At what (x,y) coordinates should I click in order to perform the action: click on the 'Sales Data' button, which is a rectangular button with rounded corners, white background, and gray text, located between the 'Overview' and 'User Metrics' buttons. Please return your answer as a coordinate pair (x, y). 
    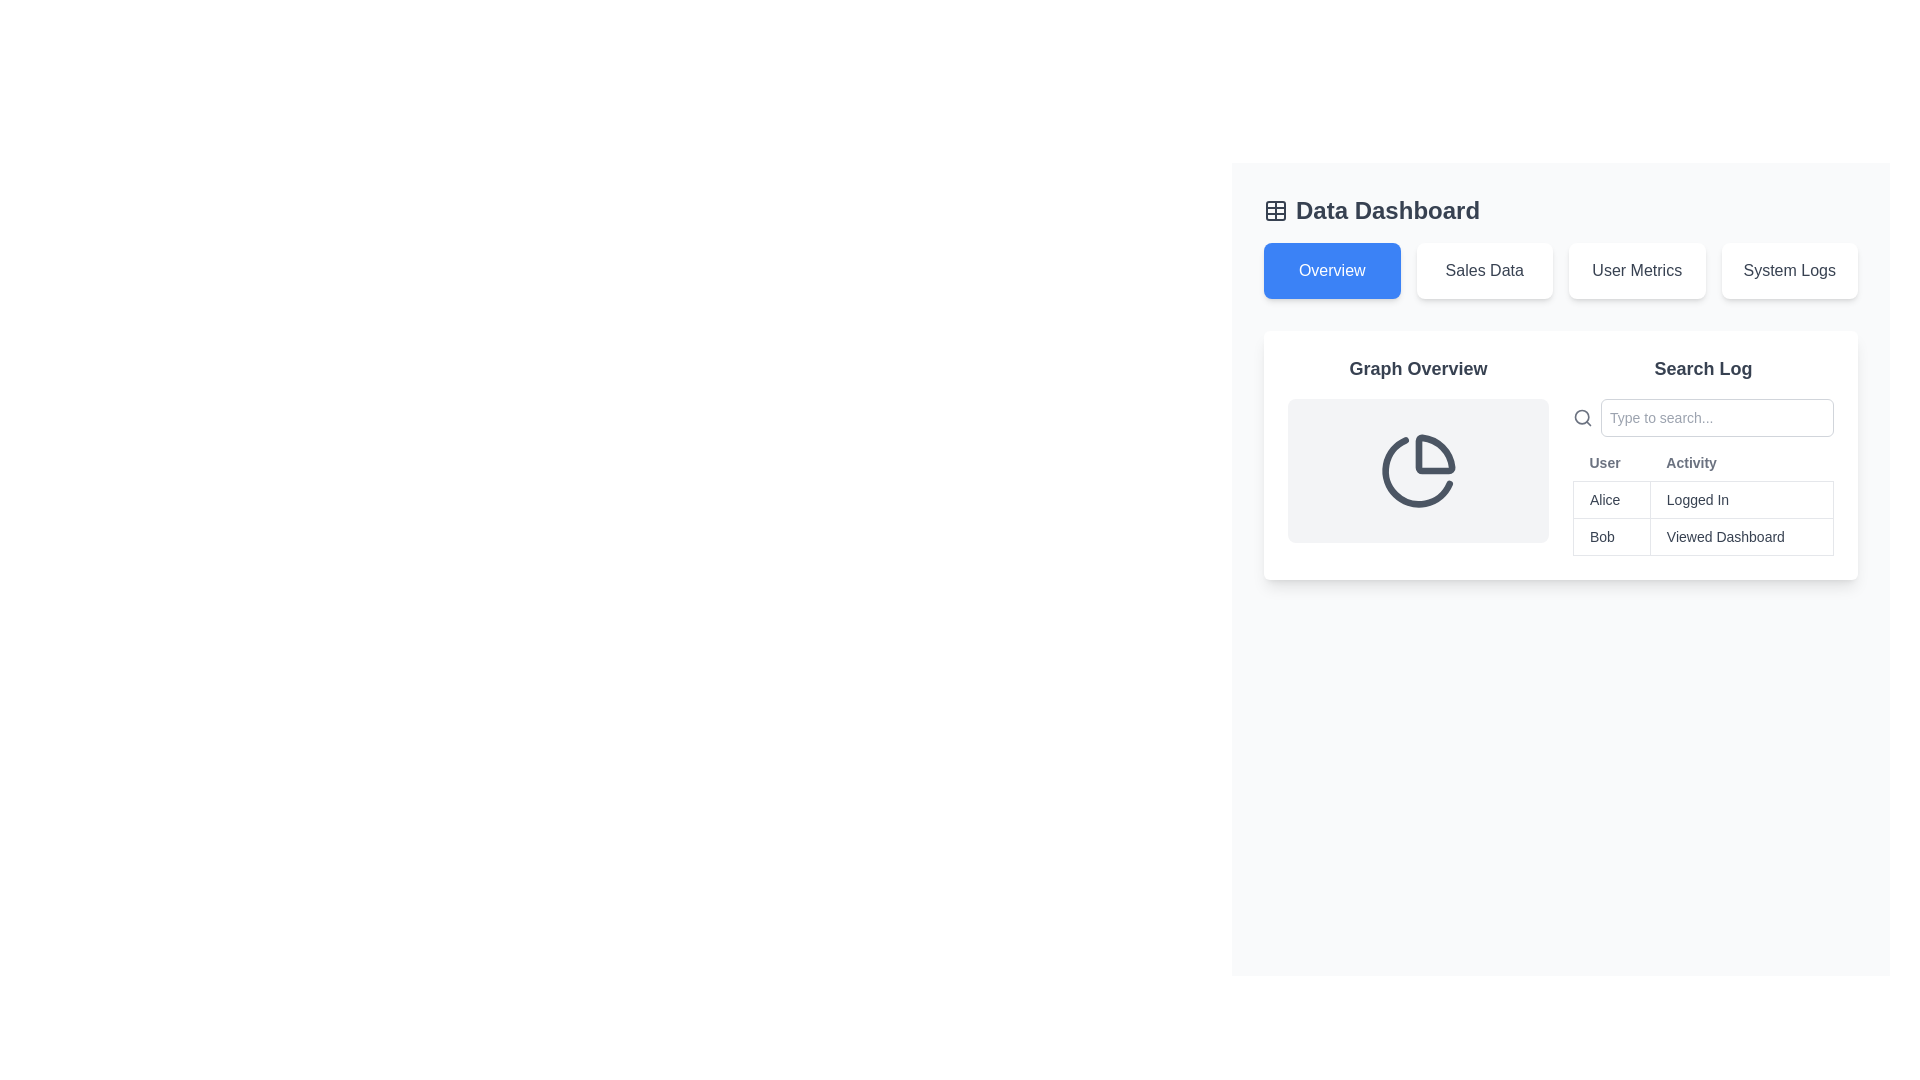
    Looking at the image, I should click on (1484, 270).